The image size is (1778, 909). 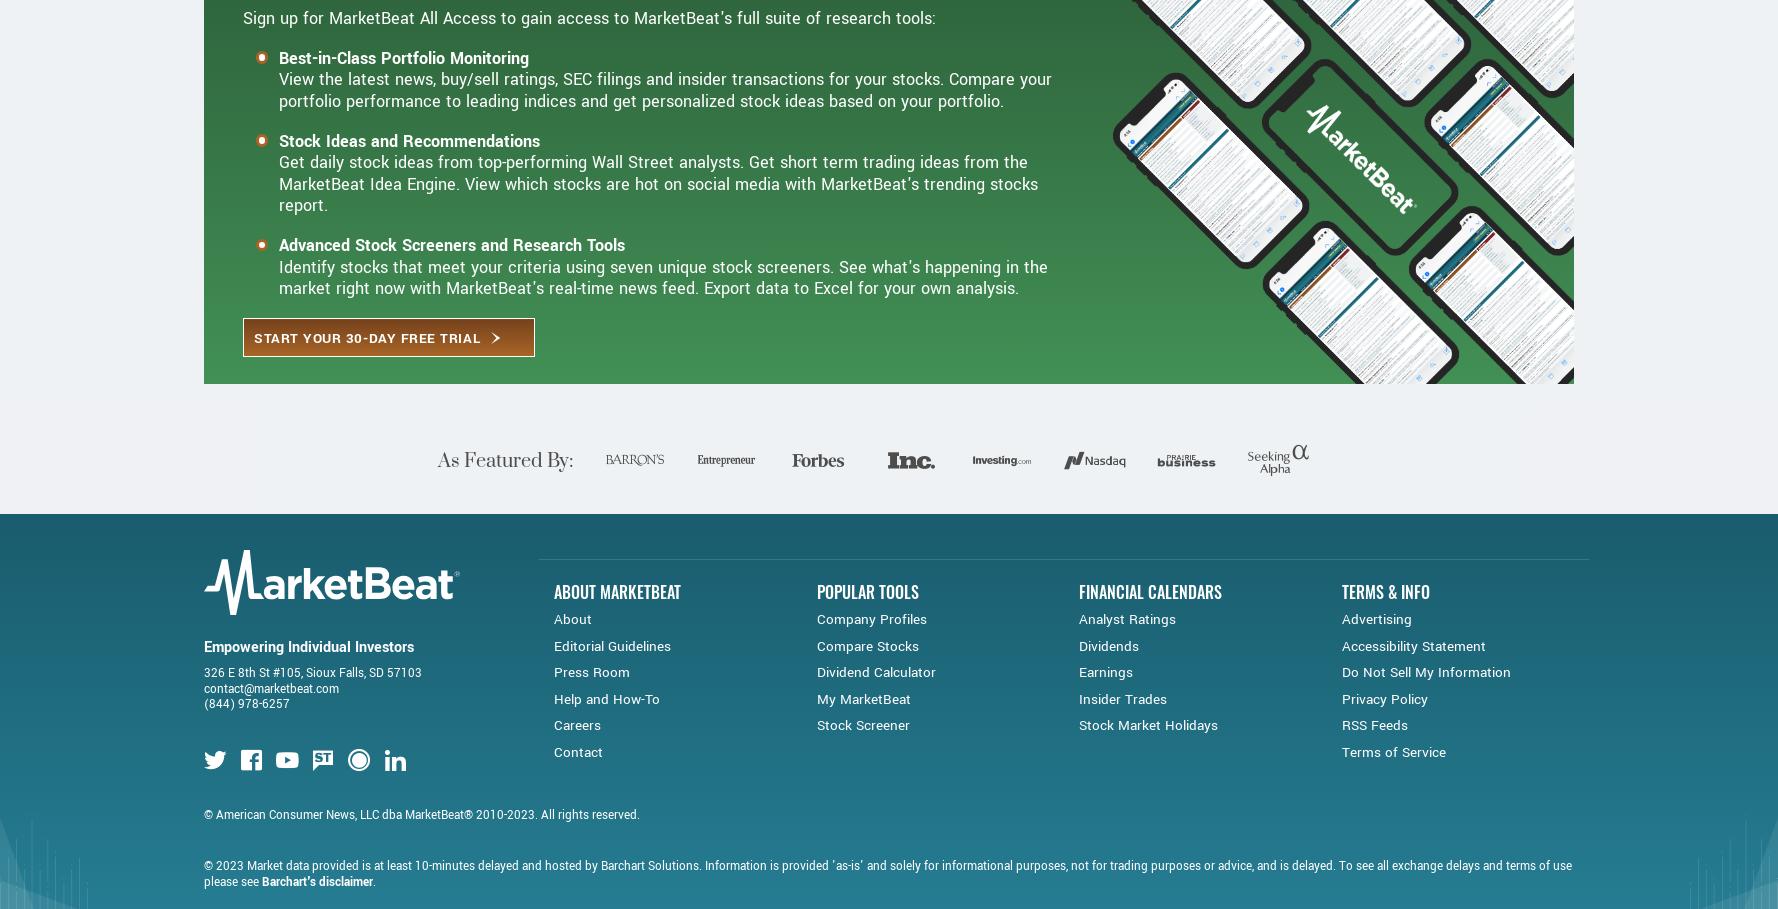 What do you see at coordinates (367, 414) in the screenshot?
I see `'Start Your 30-Day Free Trial'` at bounding box center [367, 414].